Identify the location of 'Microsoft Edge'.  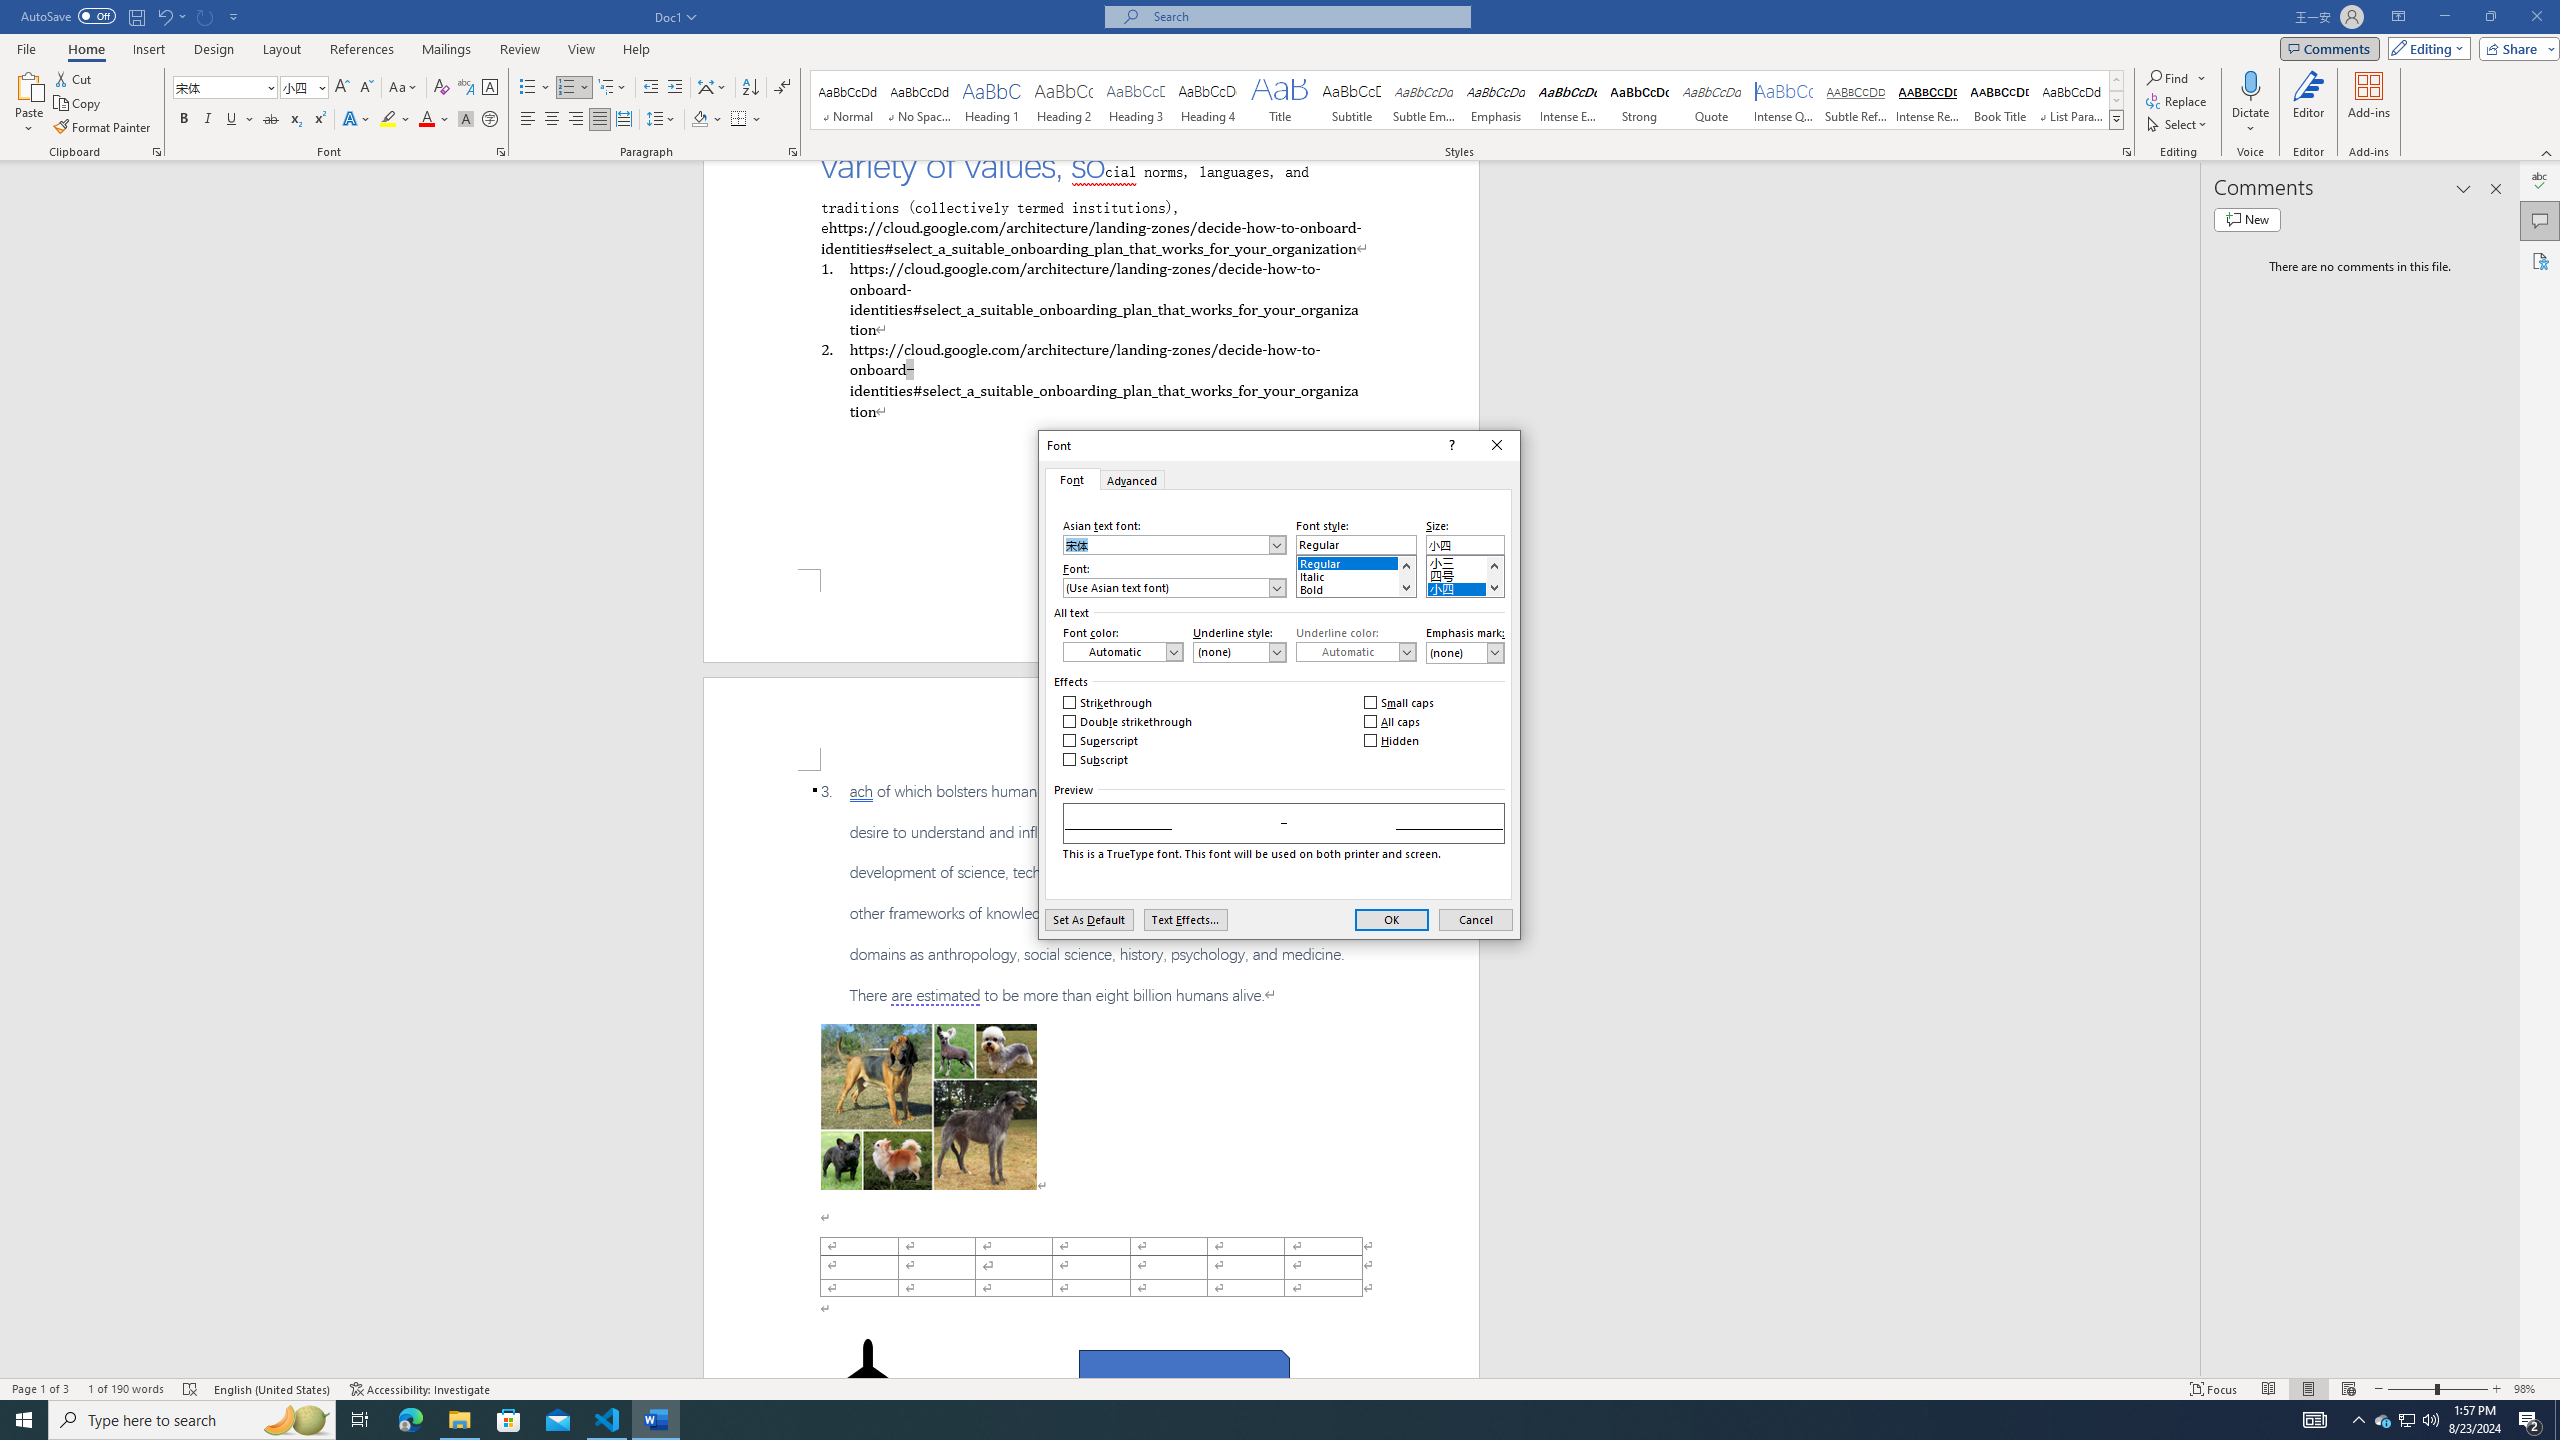
(409, 1418).